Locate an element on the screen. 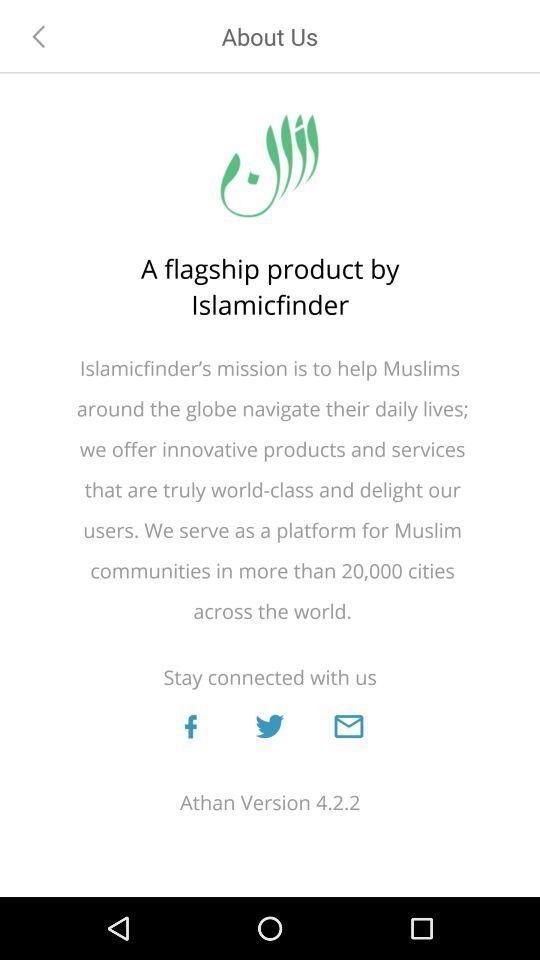 This screenshot has width=540, height=960. the item to the left of about us is located at coordinates (39, 35).